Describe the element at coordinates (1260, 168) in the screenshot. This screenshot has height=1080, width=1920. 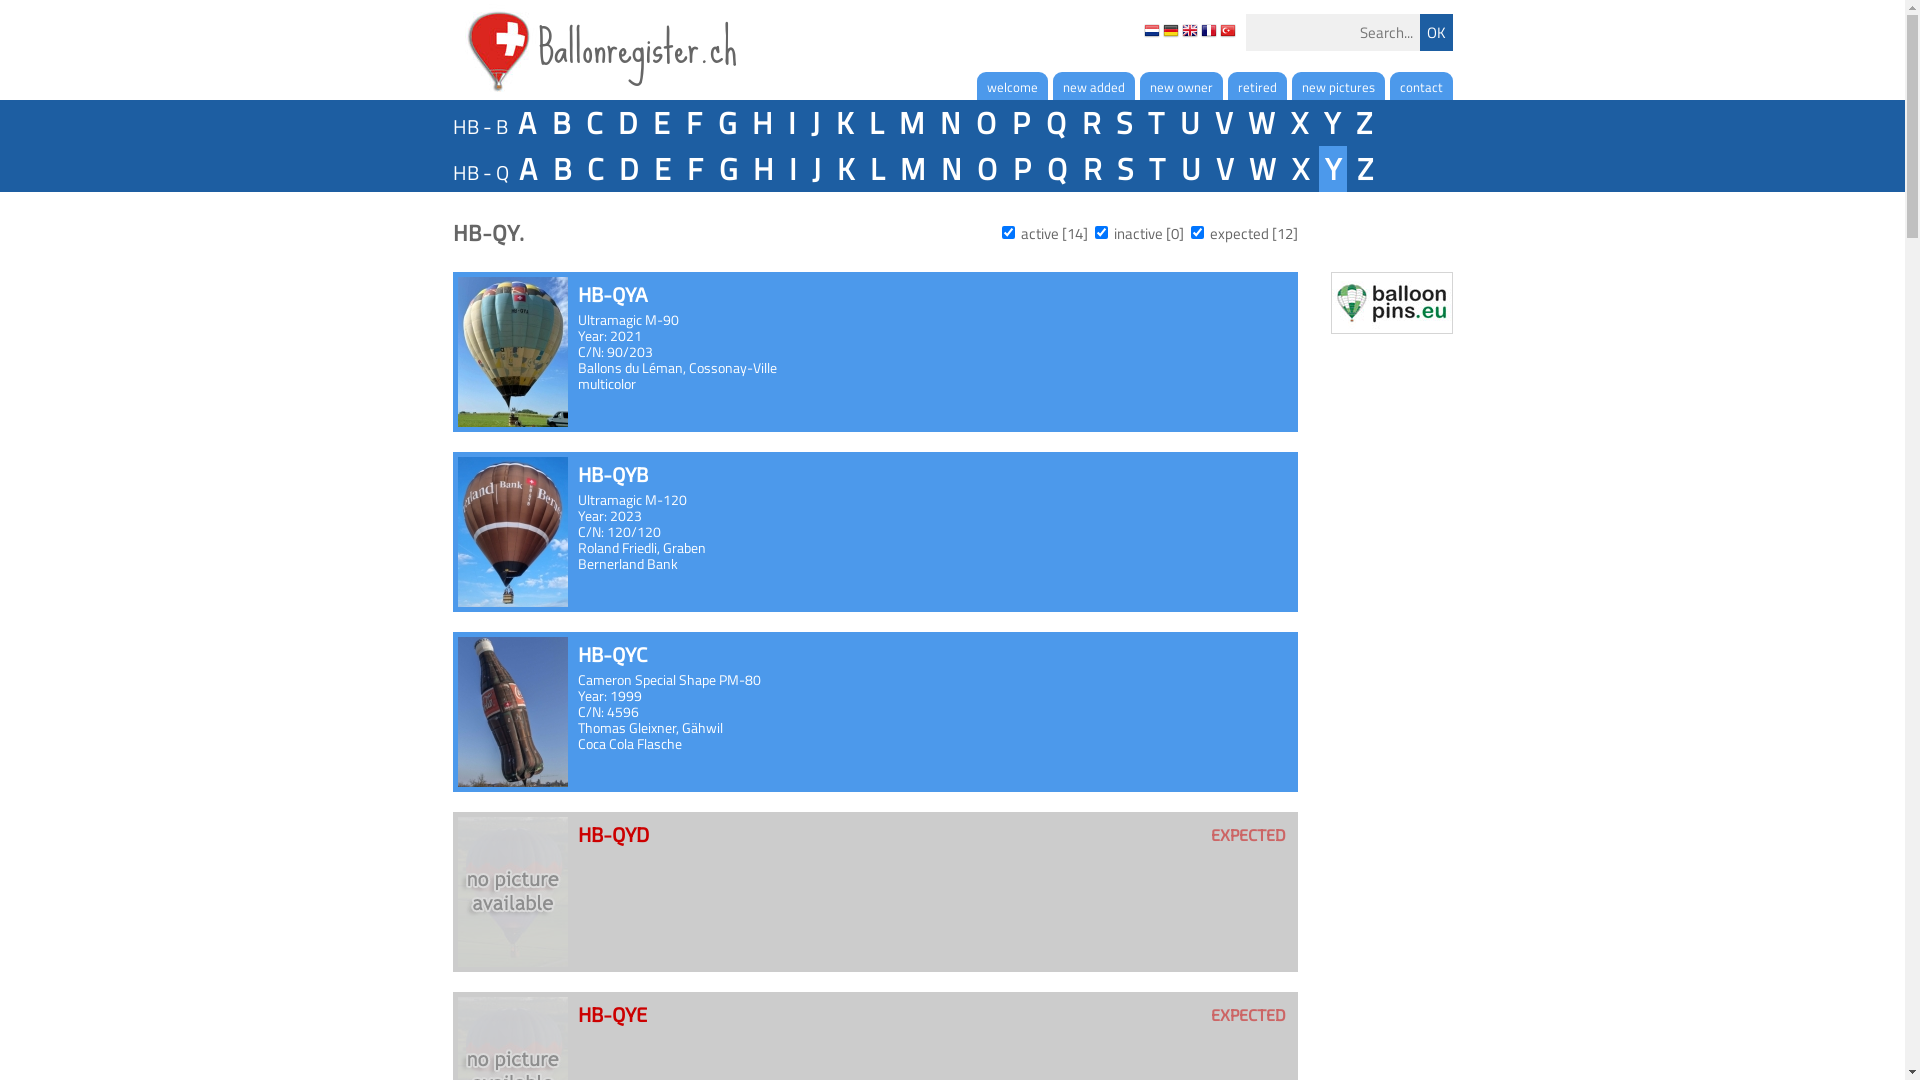
I see `'W'` at that location.